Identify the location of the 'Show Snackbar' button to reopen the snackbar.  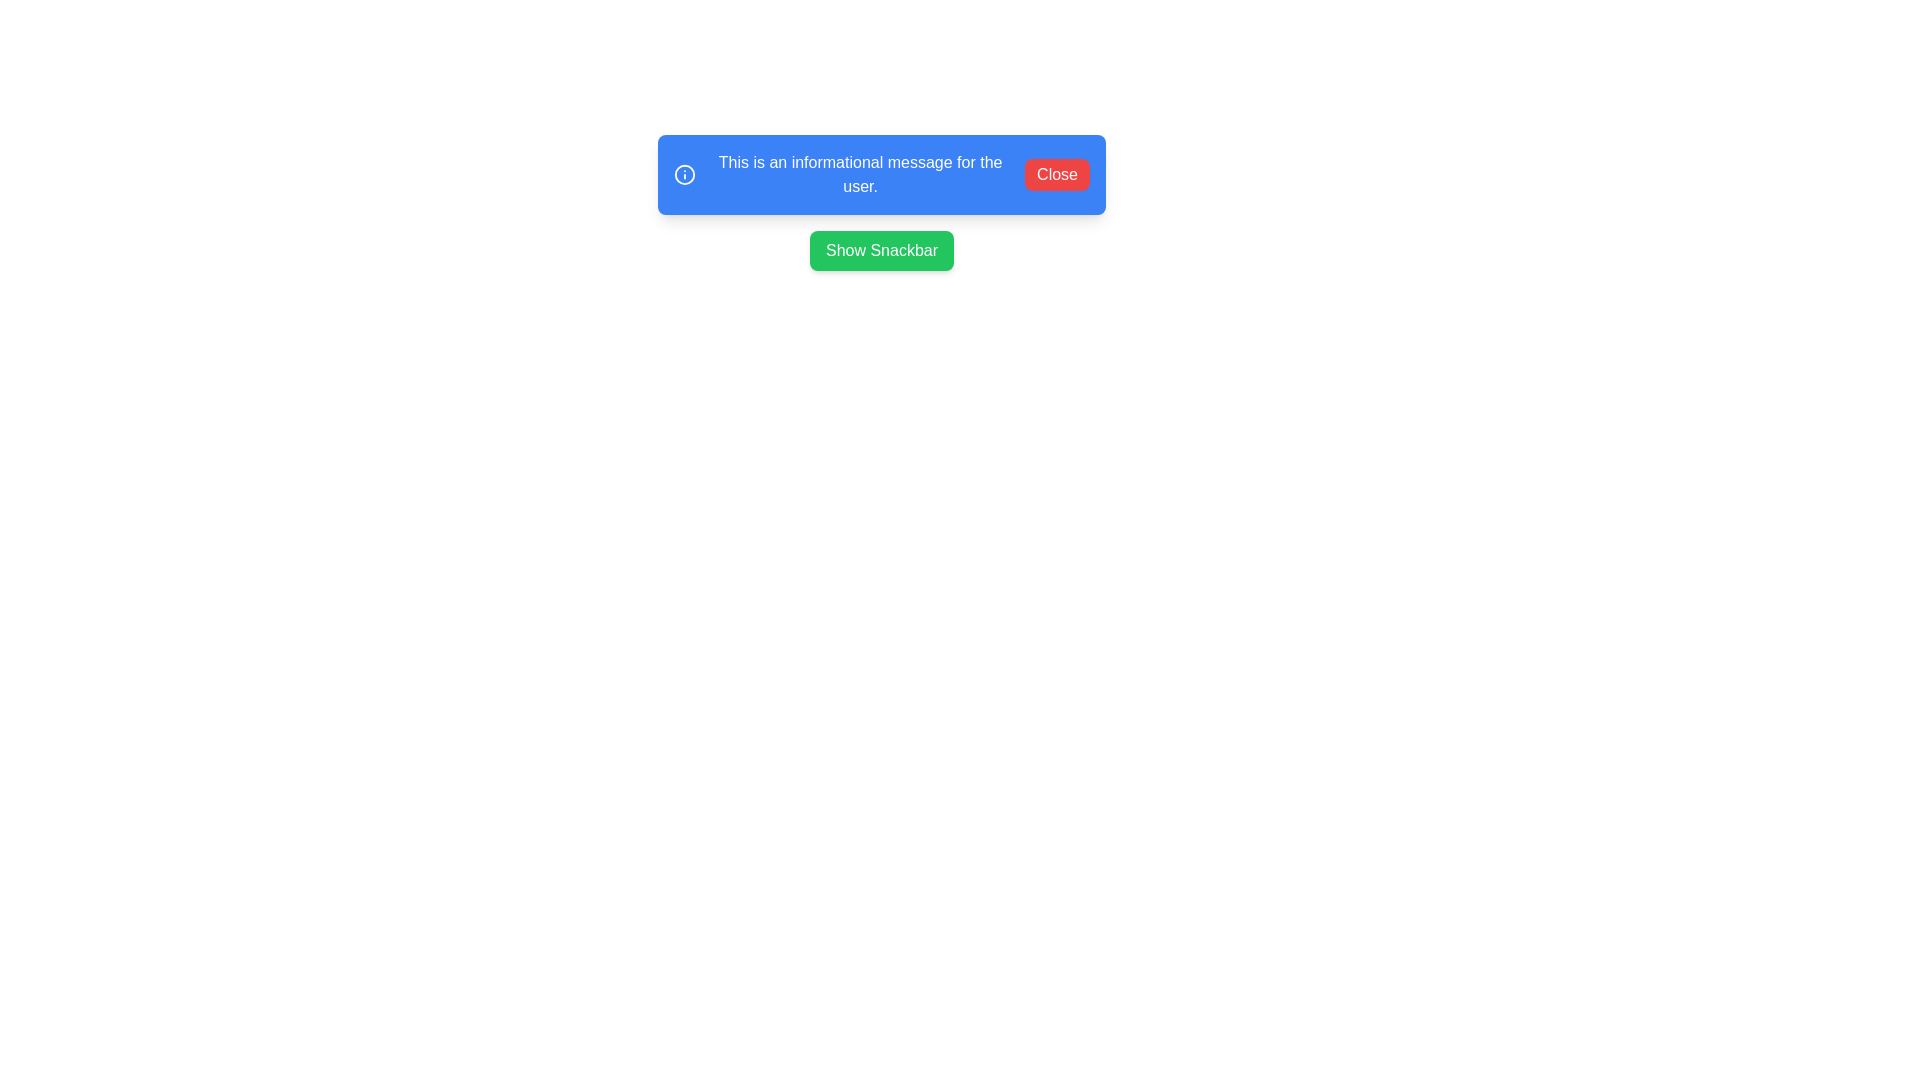
(881, 249).